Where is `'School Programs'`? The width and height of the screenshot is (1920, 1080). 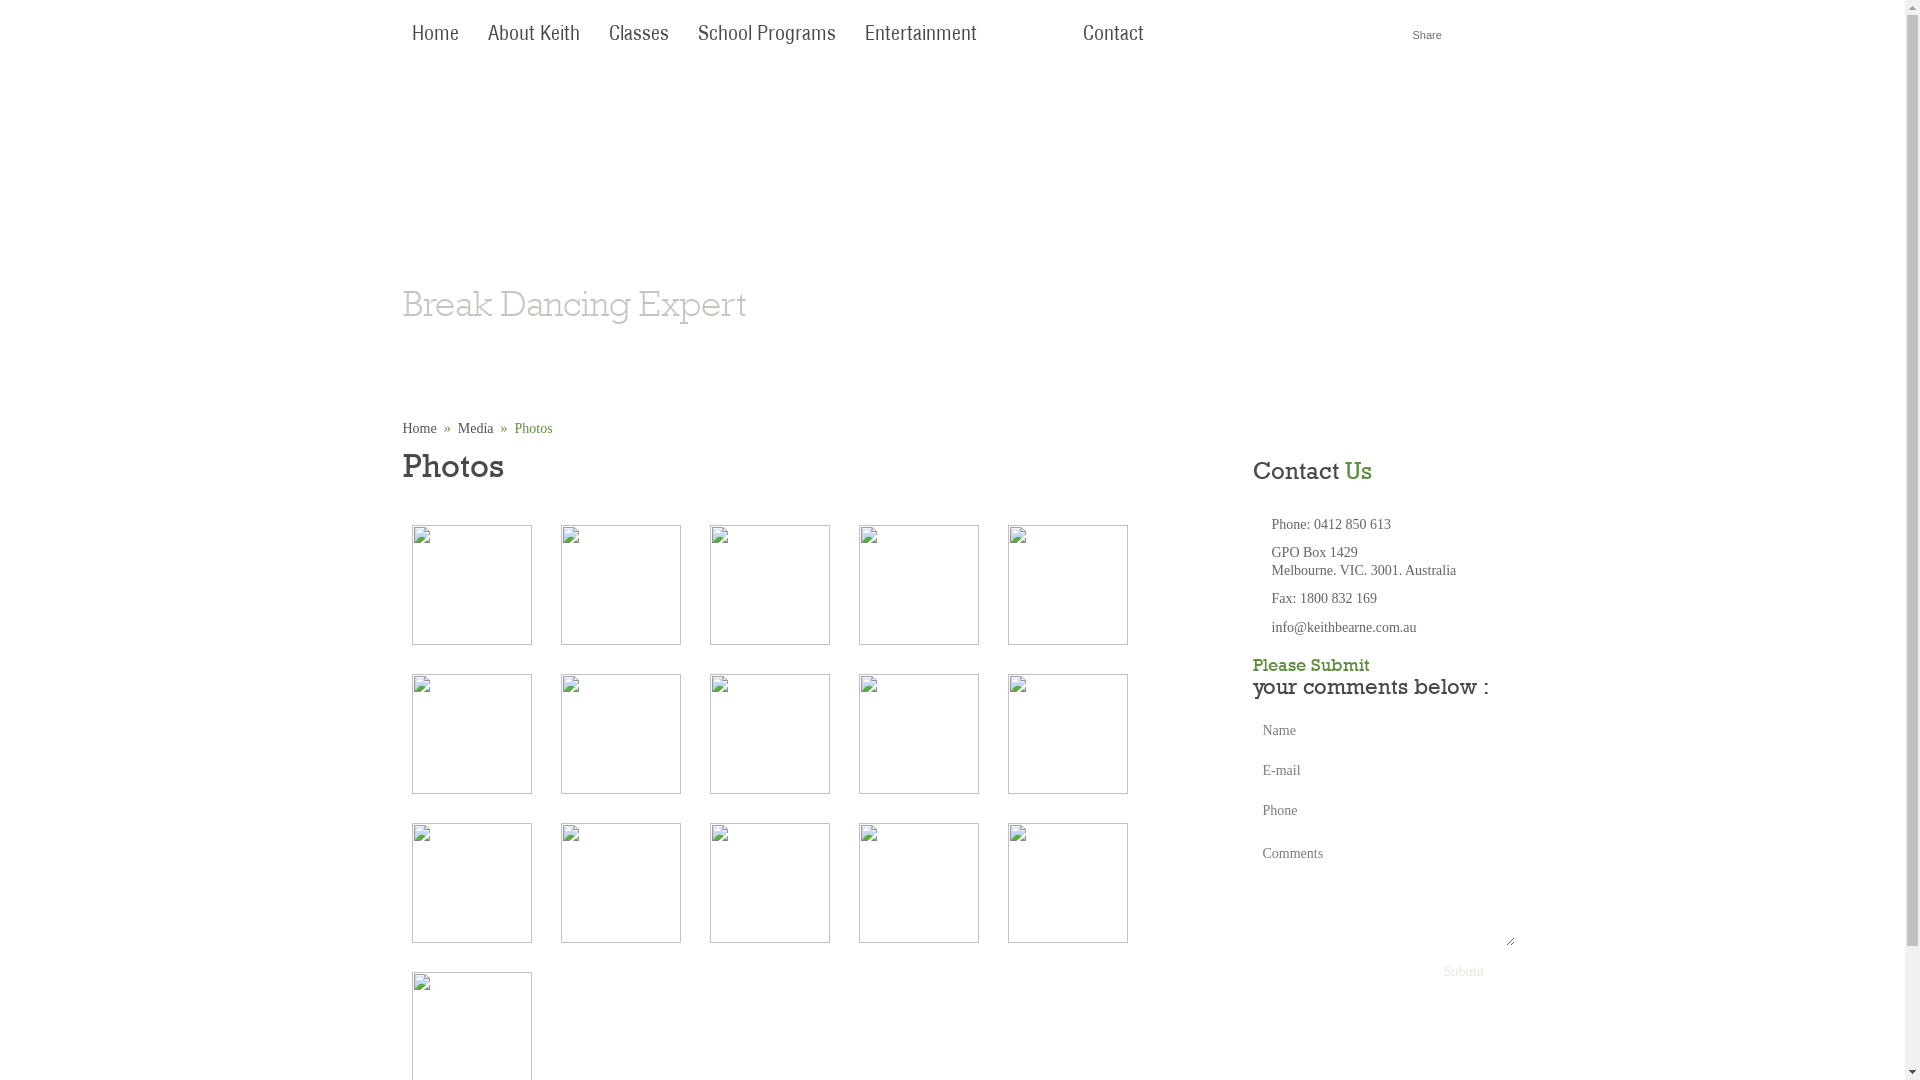 'School Programs' is located at coordinates (765, 34).